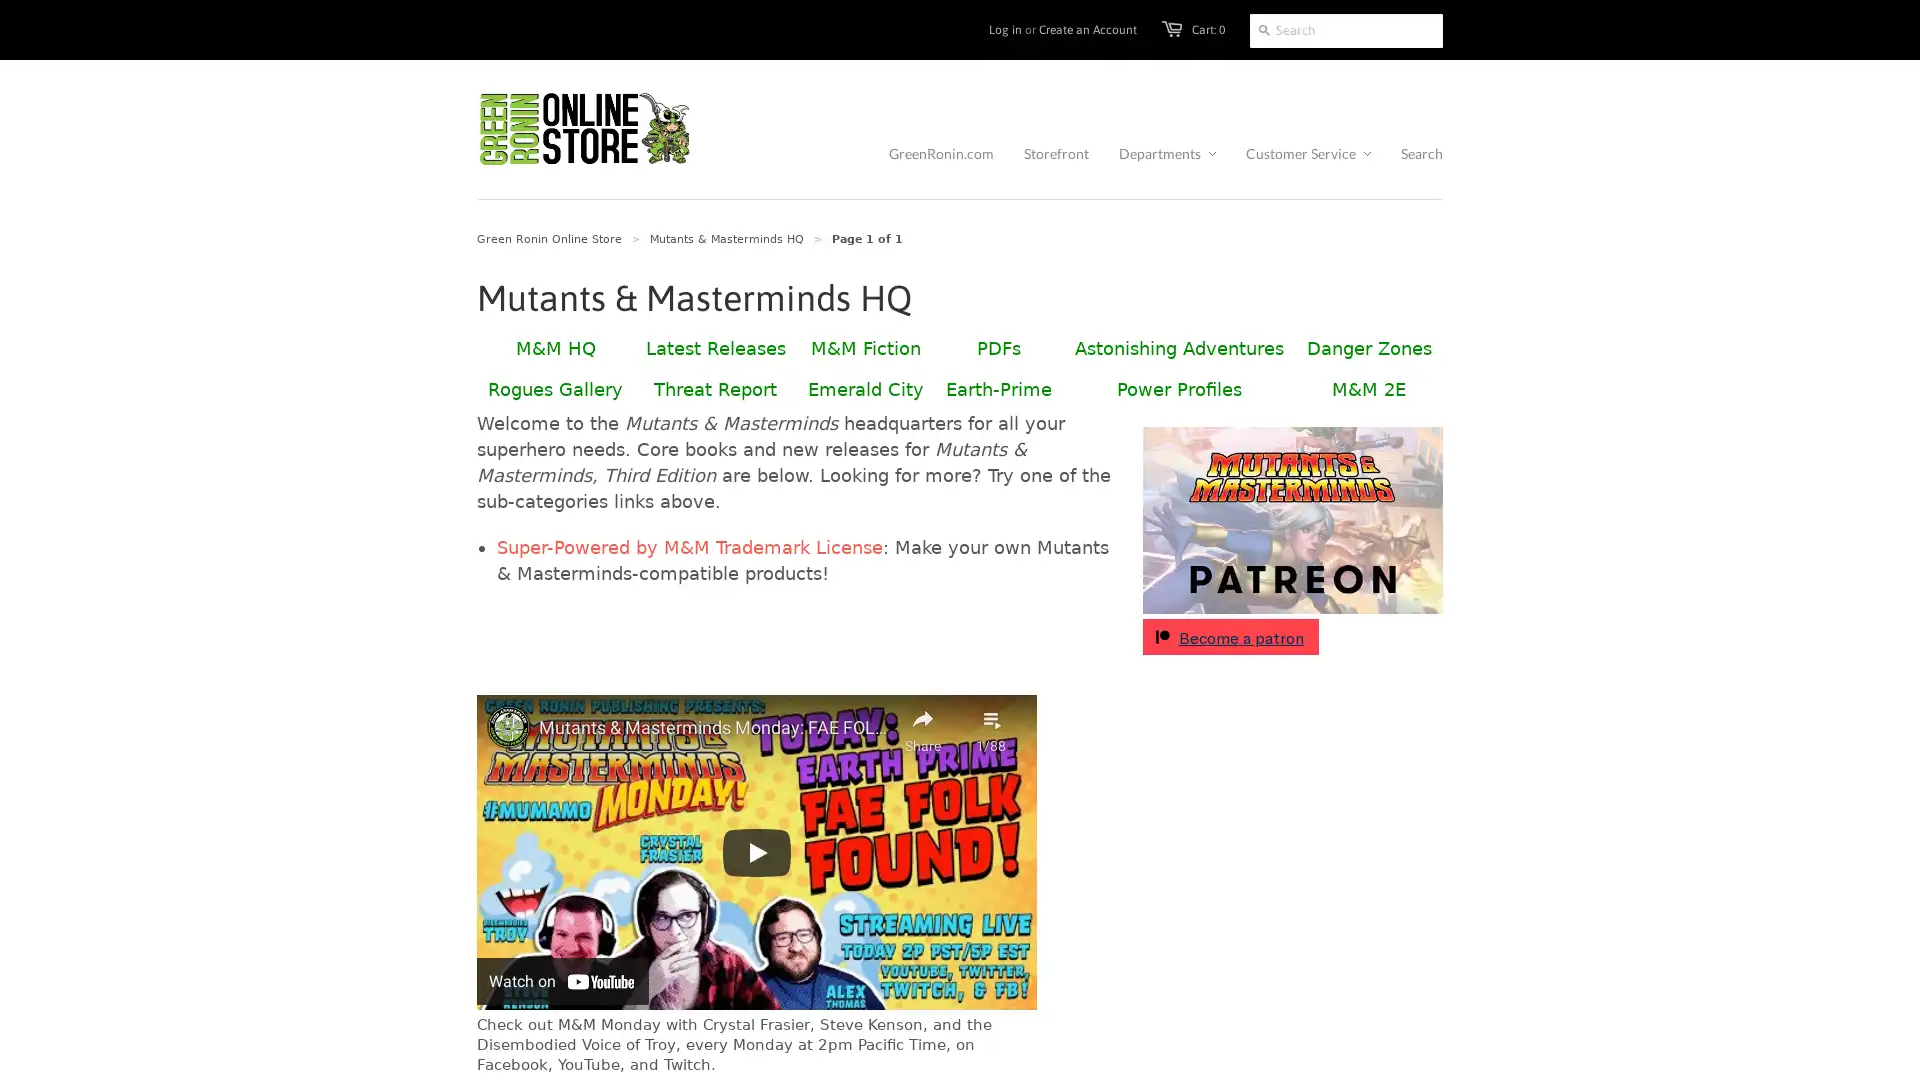  I want to click on Go, so click(1263, 30).